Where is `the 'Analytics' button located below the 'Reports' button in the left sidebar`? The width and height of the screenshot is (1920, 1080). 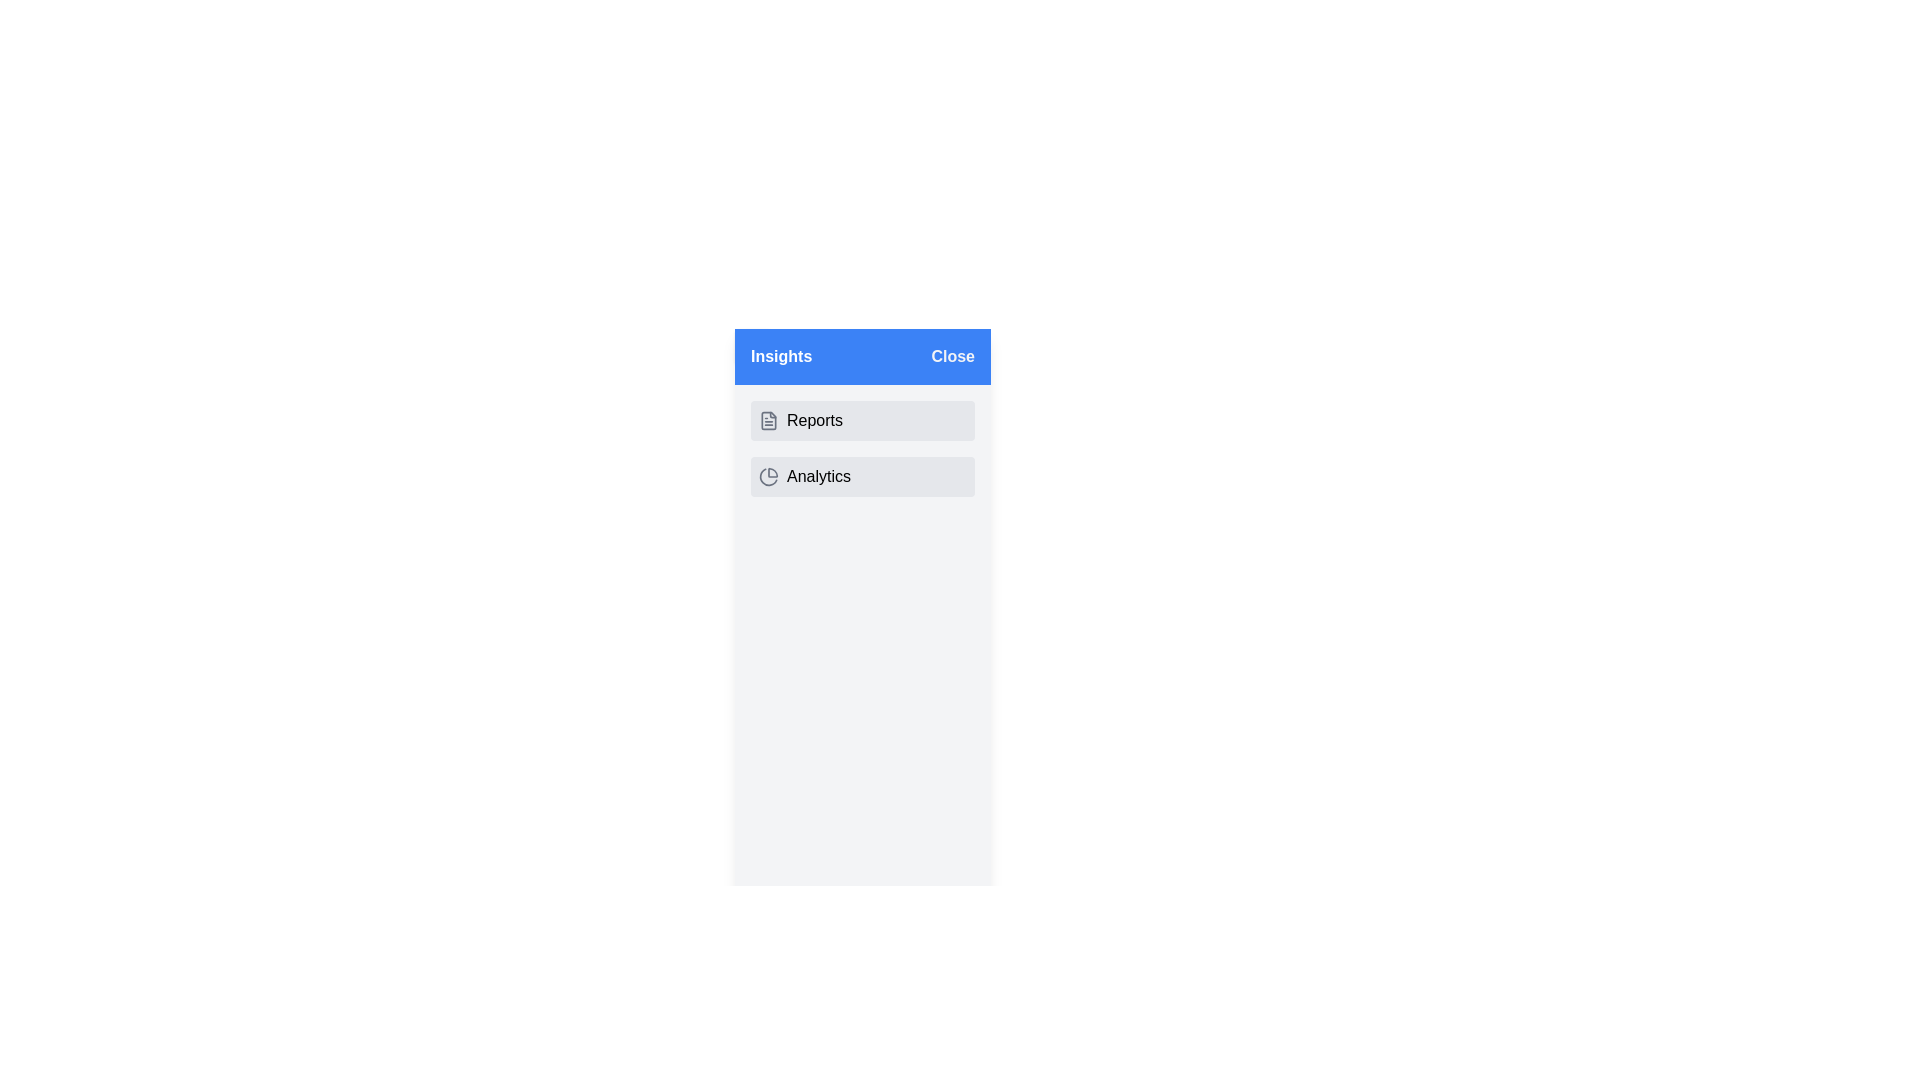 the 'Analytics' button located below the 'Reports' button in the left sidebar is located at coordinates (863, 477).